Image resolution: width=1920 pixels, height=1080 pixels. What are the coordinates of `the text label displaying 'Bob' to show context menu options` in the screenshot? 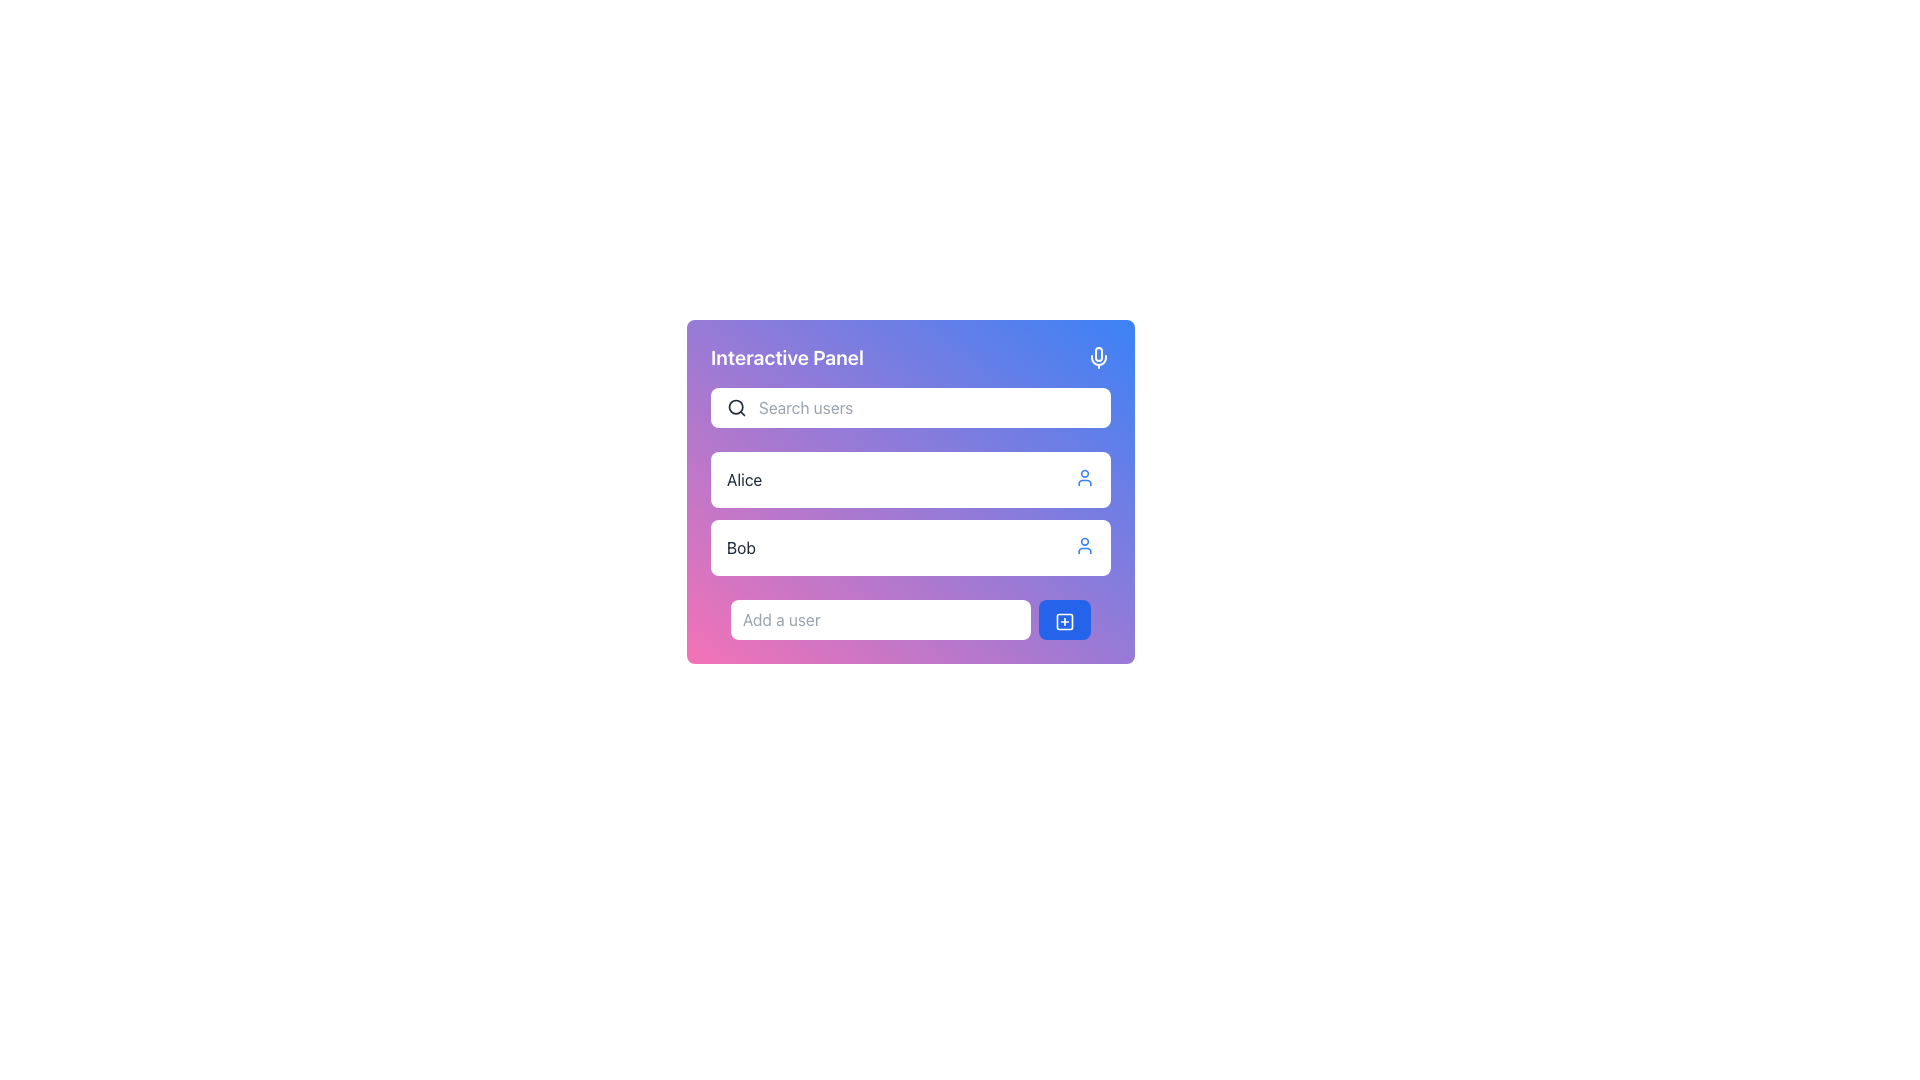 It's located at (740, 547).